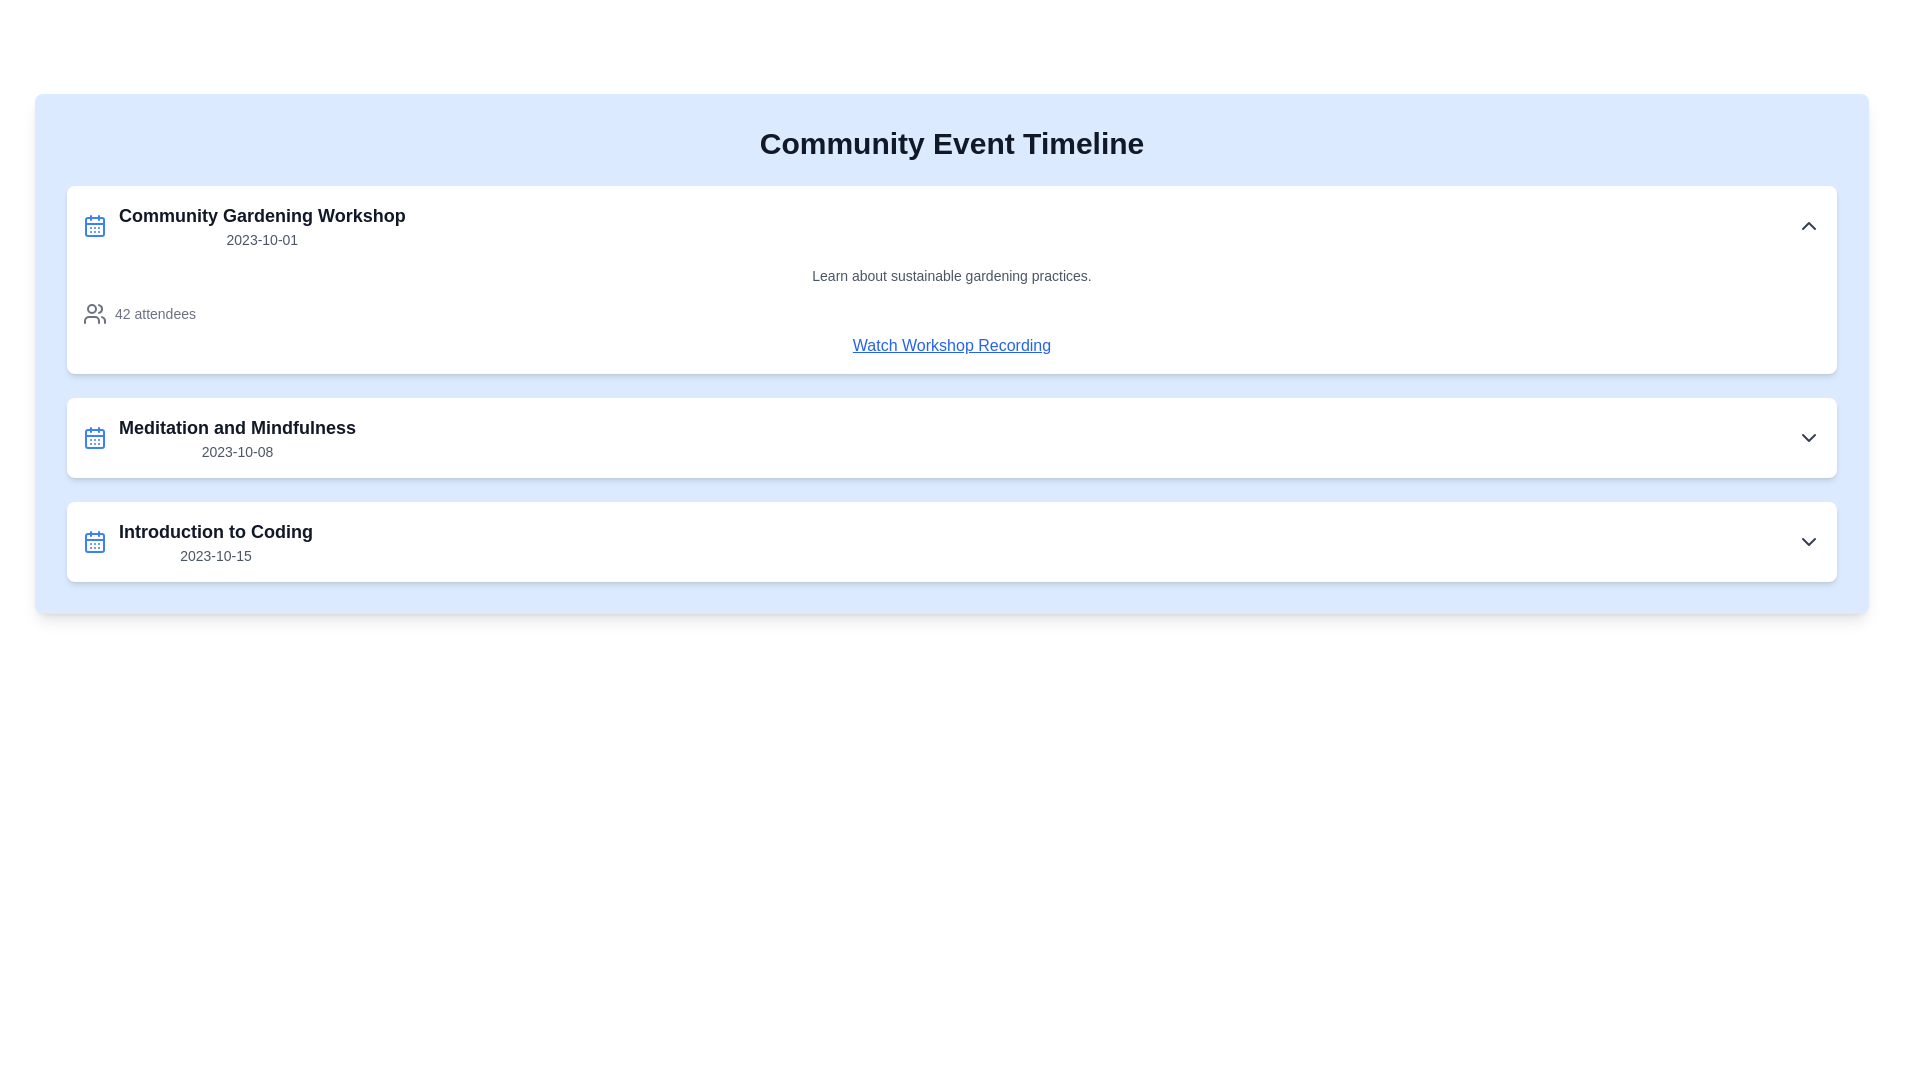  I want to click on the third event in the vertical list of events, which includes an icon and text, so click(197, 542).